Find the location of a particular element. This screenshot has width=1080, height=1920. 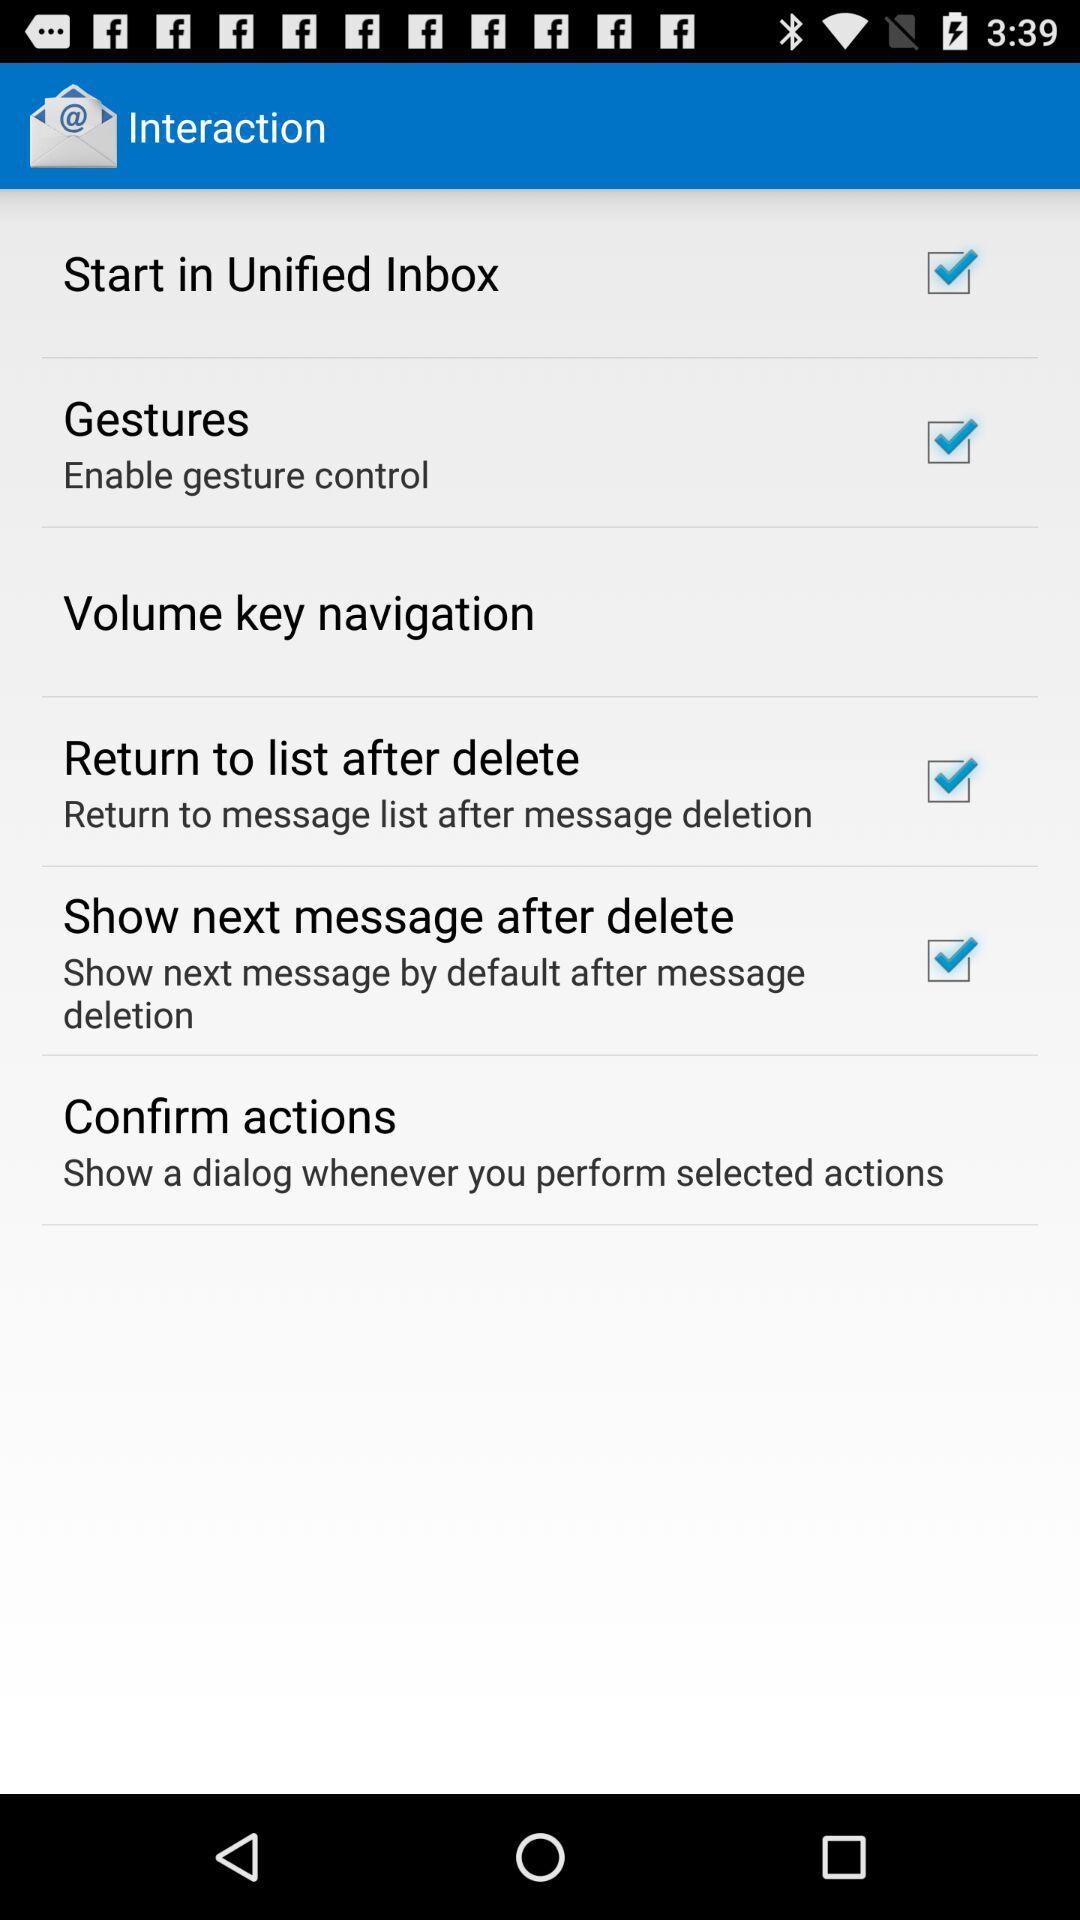

the item above the return to list icon is located at coordinates (299, 610).